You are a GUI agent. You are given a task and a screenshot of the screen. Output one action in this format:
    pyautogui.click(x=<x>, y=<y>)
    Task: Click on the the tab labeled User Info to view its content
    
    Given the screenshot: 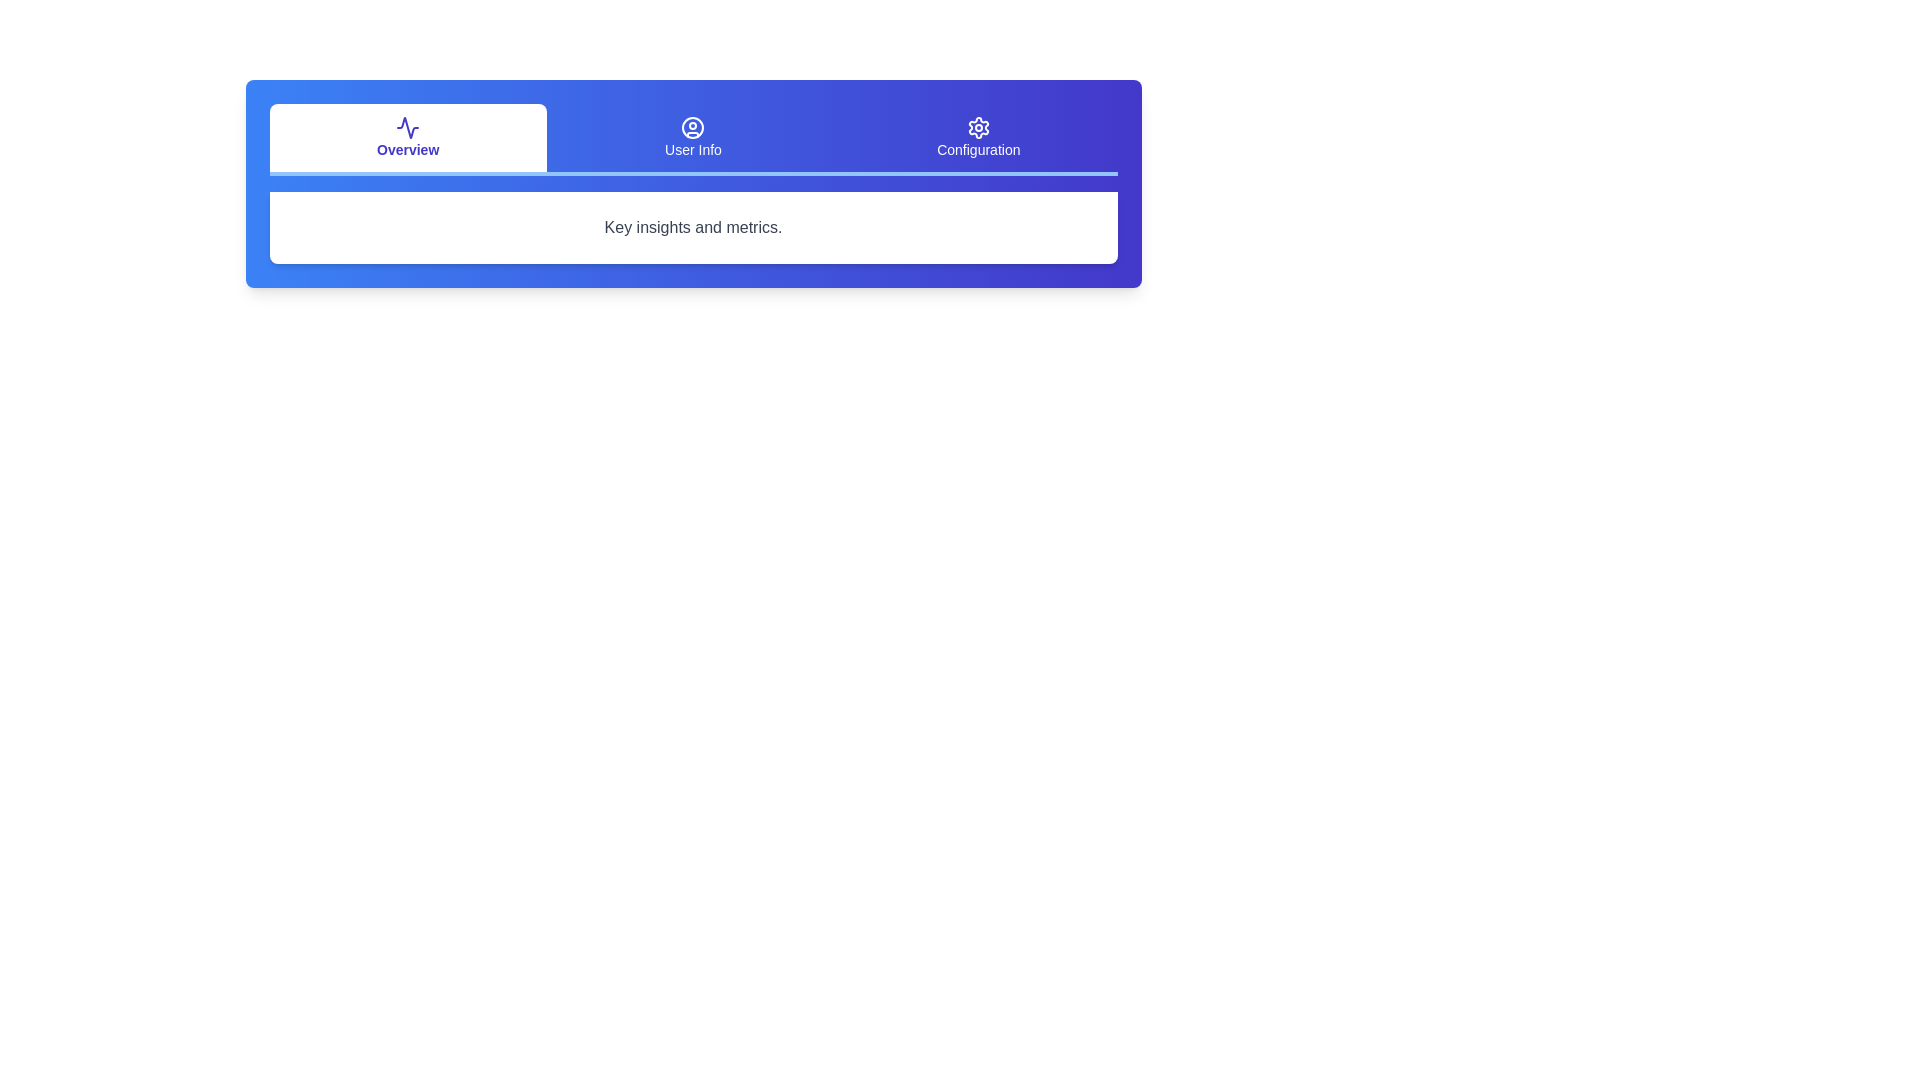 What is the action you would take?
    pyautogui.click(x=693, y=137)
    